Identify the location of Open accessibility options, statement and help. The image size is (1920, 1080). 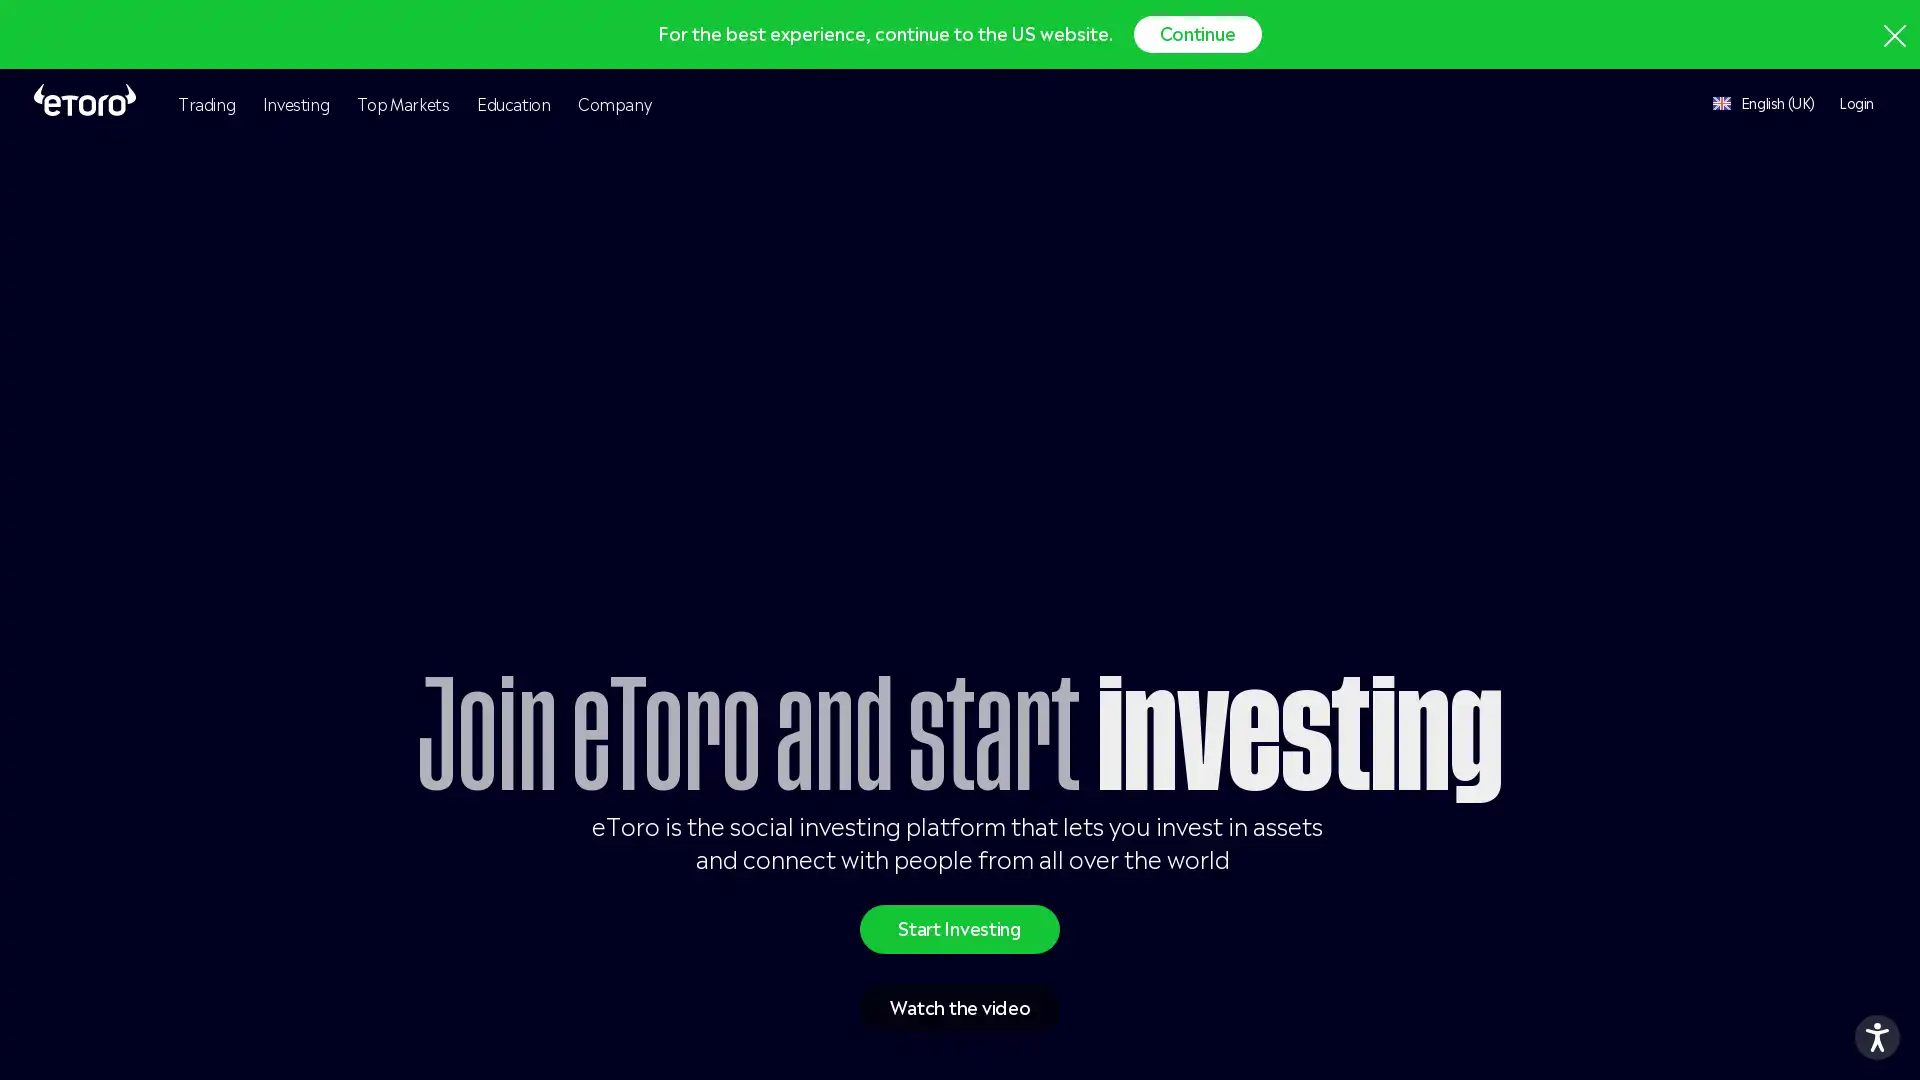
(1876, 1036).